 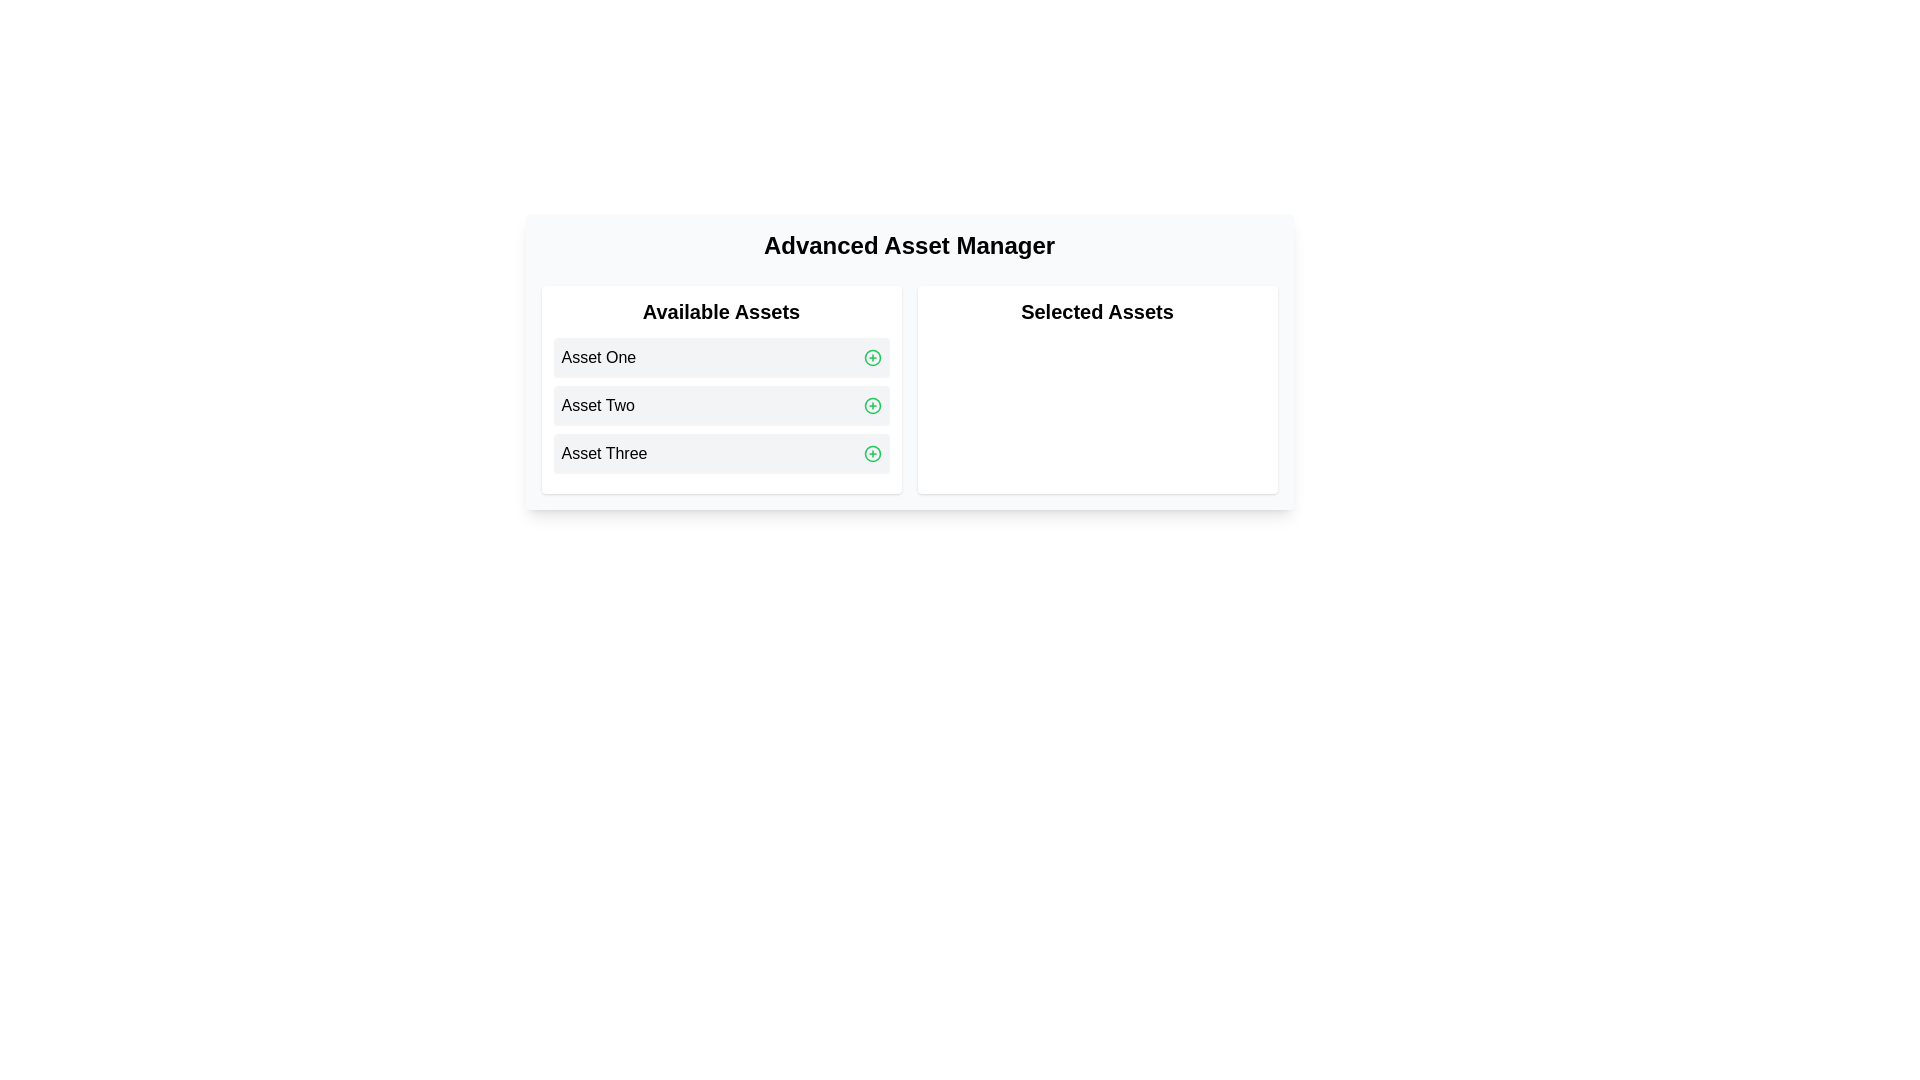 I want to click on the circular green outlined '+' icon located to the far right of the row labeled 'Asset Three' in the 'Available Assets' section, so click(x=872, y=454).